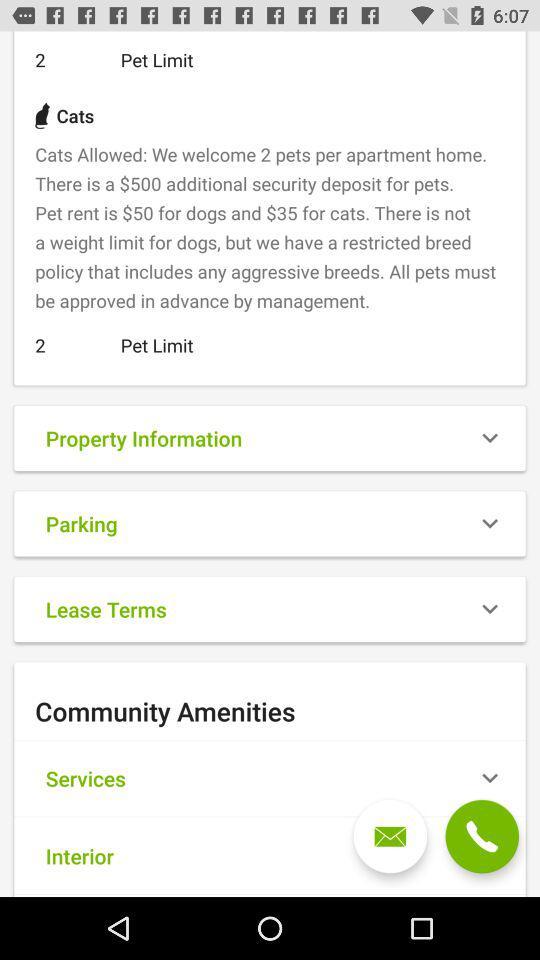 This screenshot has width=540, height=960. What do you see at coordinates (270, 608) in the screenshot?
I see `lease terms below parking` at bounding box center [270, 608].